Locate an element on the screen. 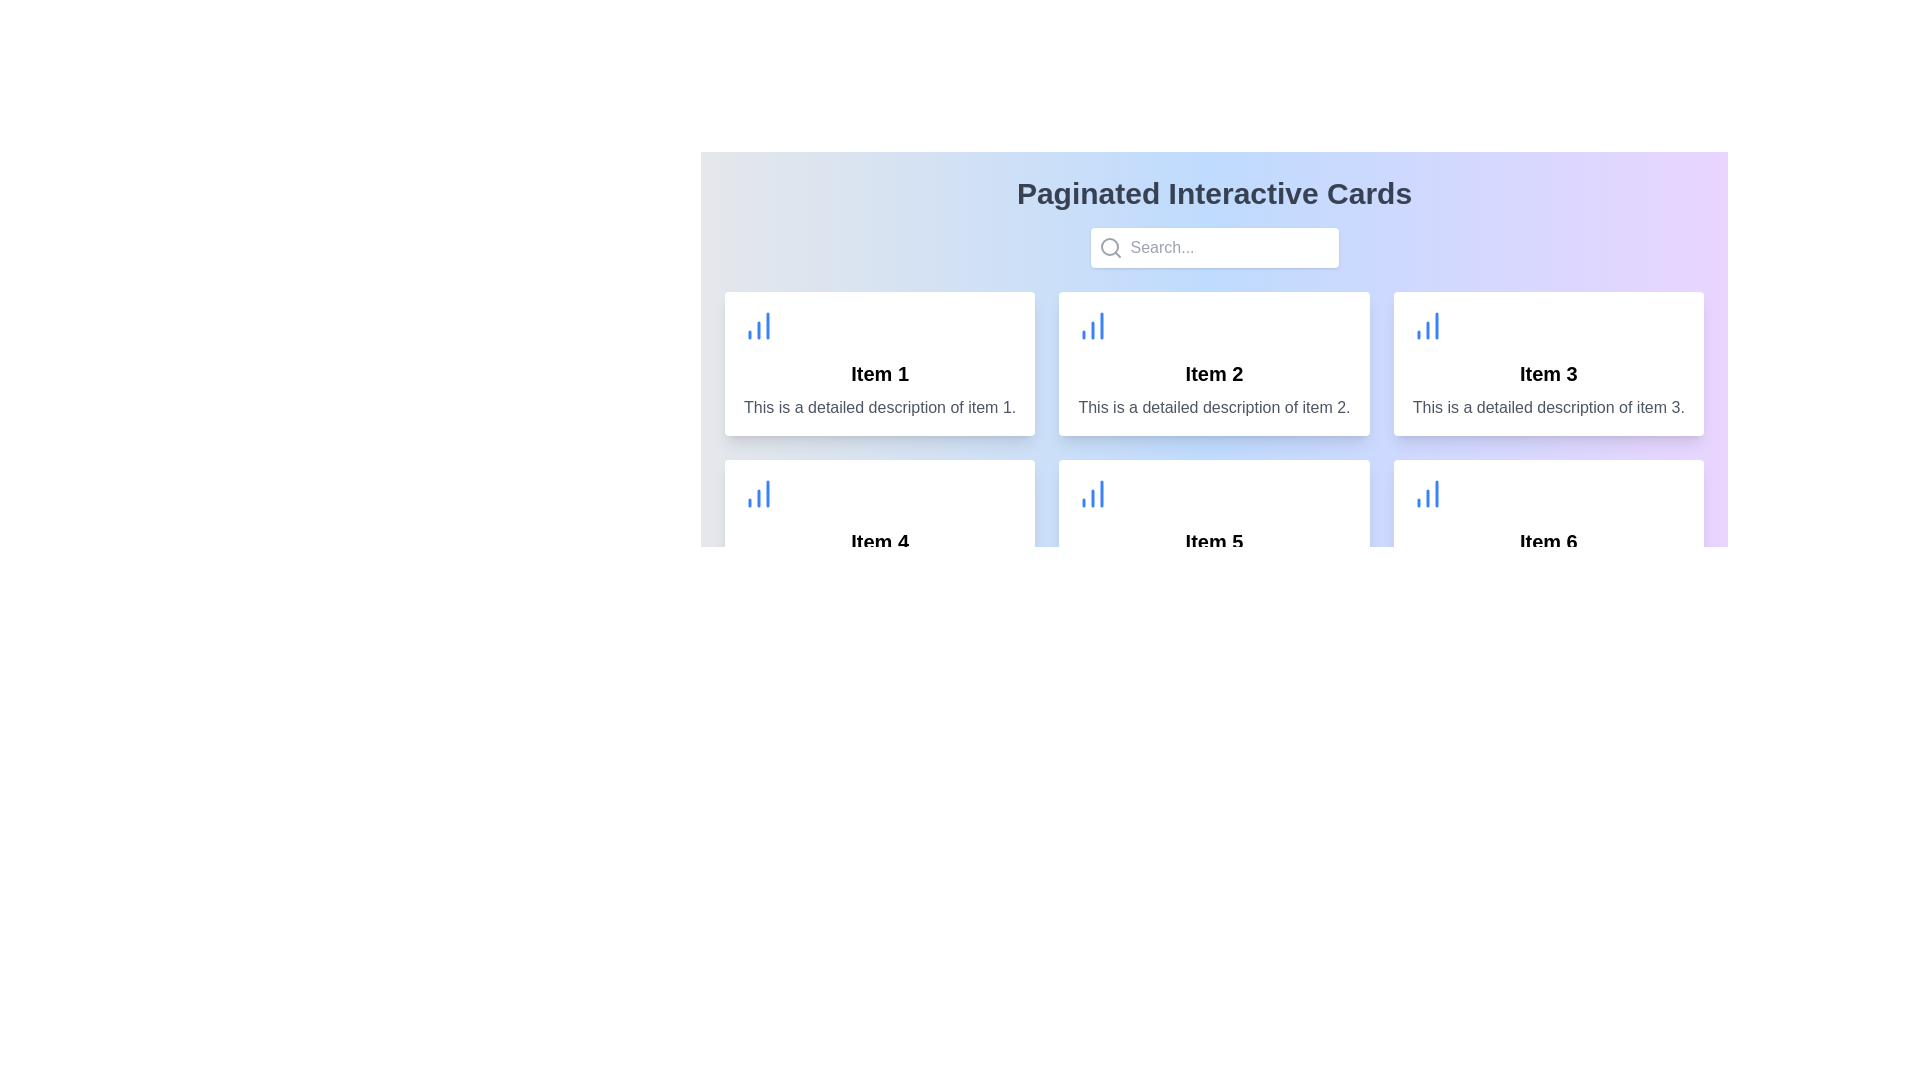 This screenshot has height=1080, width=1920. the column chart icon located at the top-left corner of the first card, which contains the title 'Item 1' and a description of its content is located at coordinates (757, 325).